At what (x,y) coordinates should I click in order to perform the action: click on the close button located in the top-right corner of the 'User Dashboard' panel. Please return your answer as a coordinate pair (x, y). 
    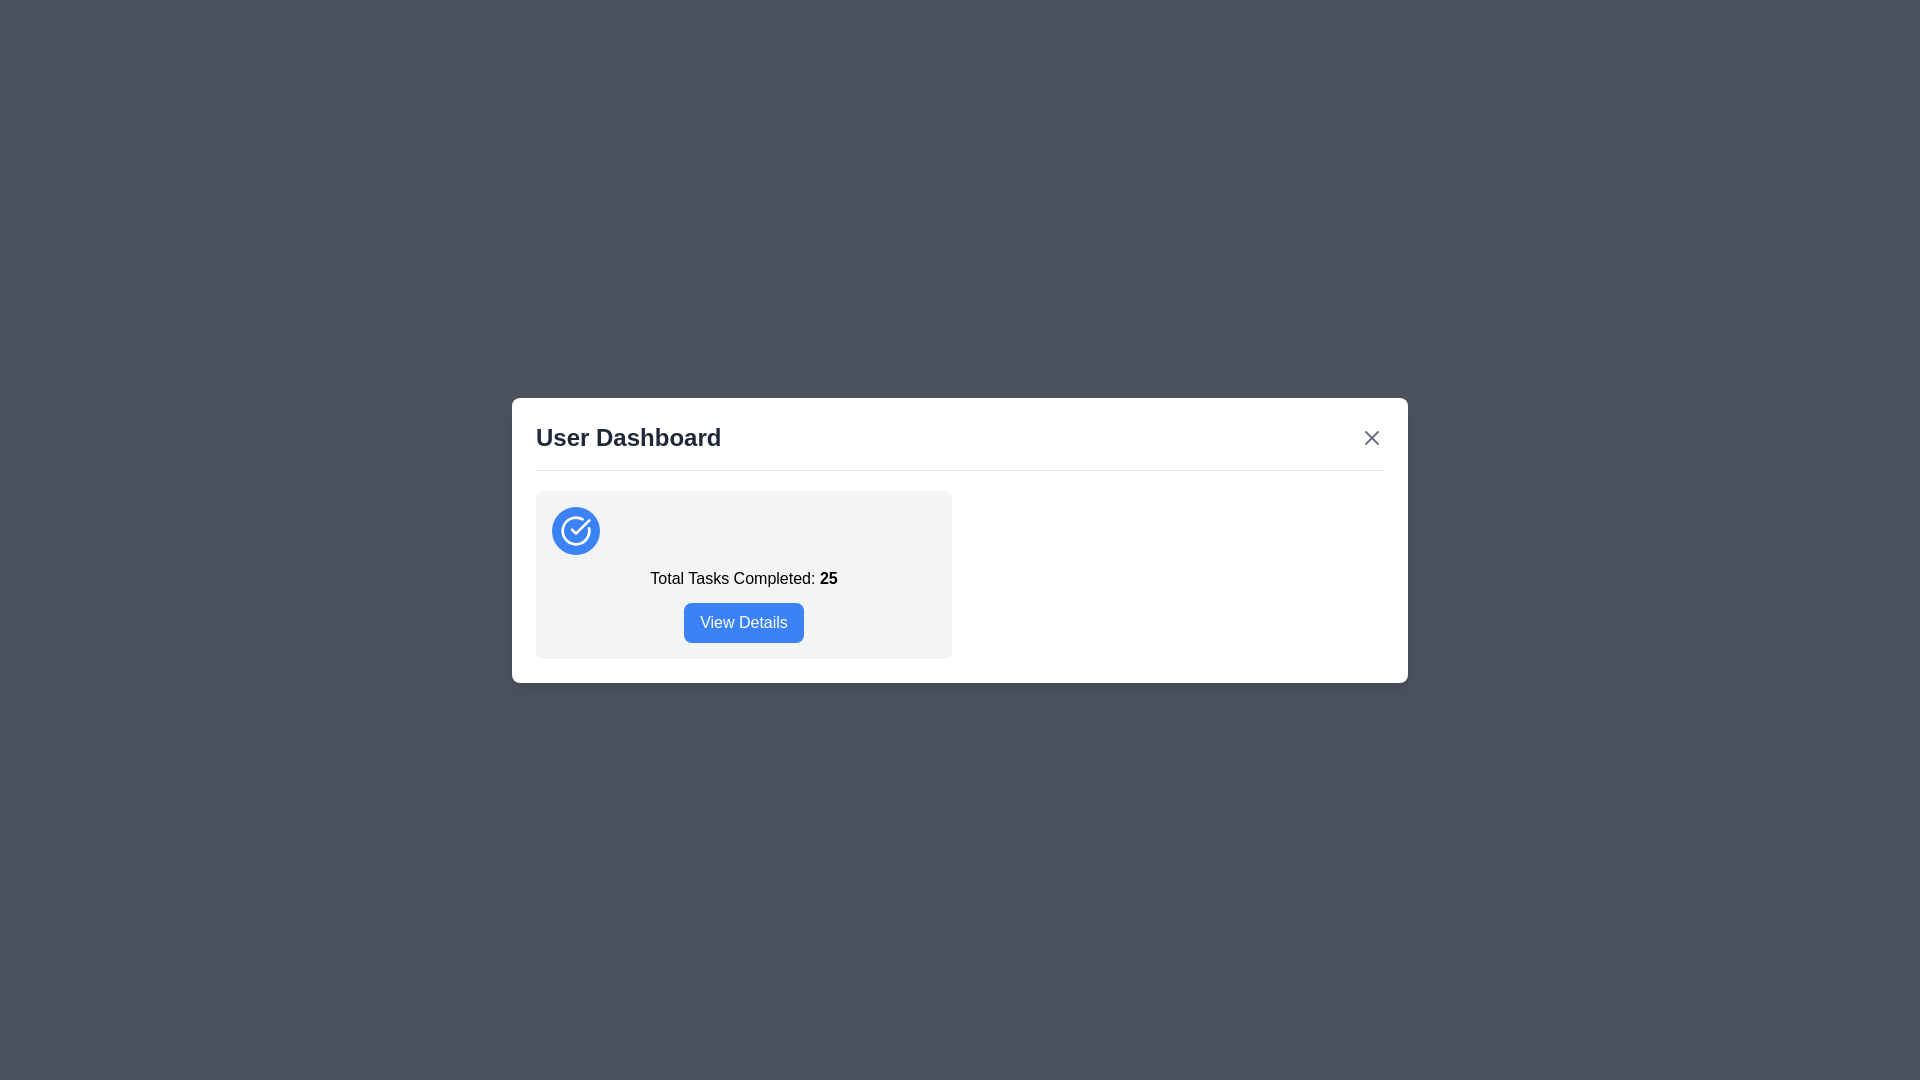
    Looking at the image, I should click on (1371, 436).